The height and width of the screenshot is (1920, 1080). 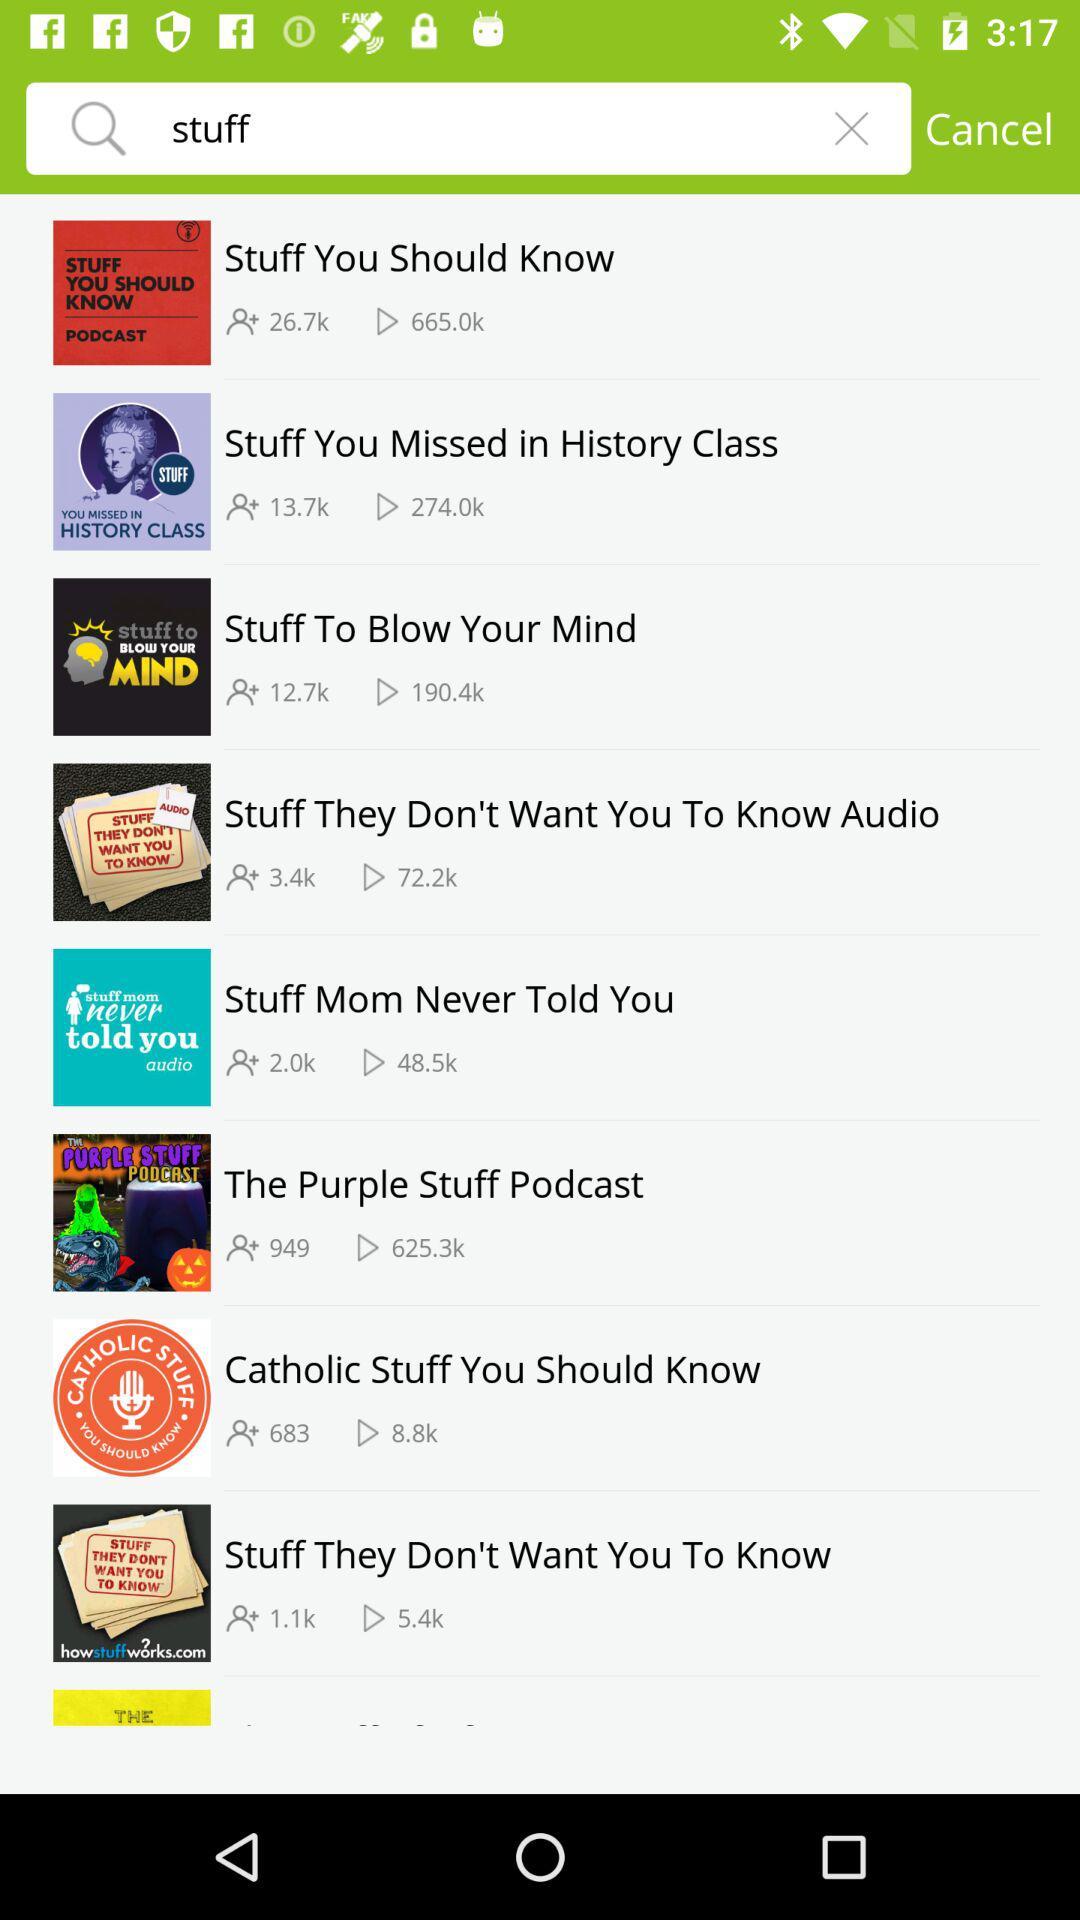 I want to click on item to the right of stuff icon, so click(x=851, y=127).